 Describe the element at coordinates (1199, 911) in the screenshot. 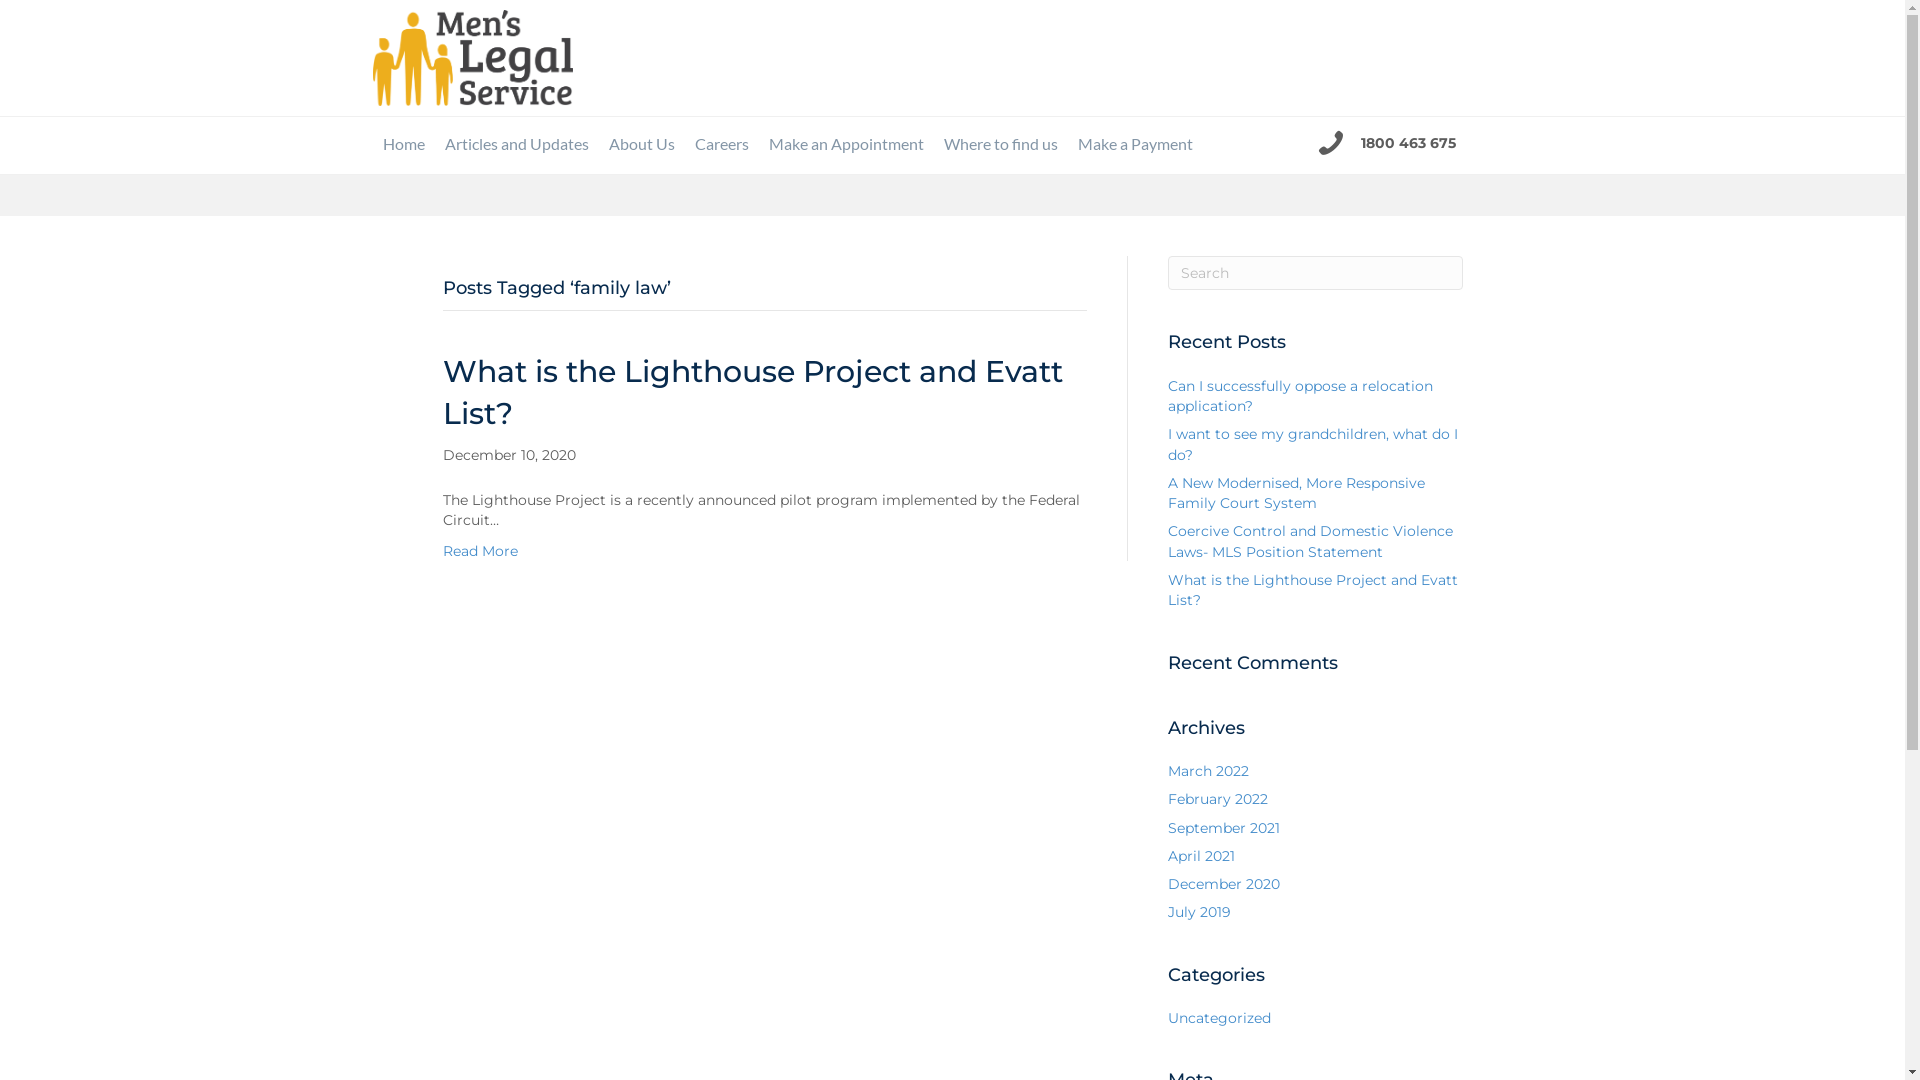

I see `'July 2019'` at that location.